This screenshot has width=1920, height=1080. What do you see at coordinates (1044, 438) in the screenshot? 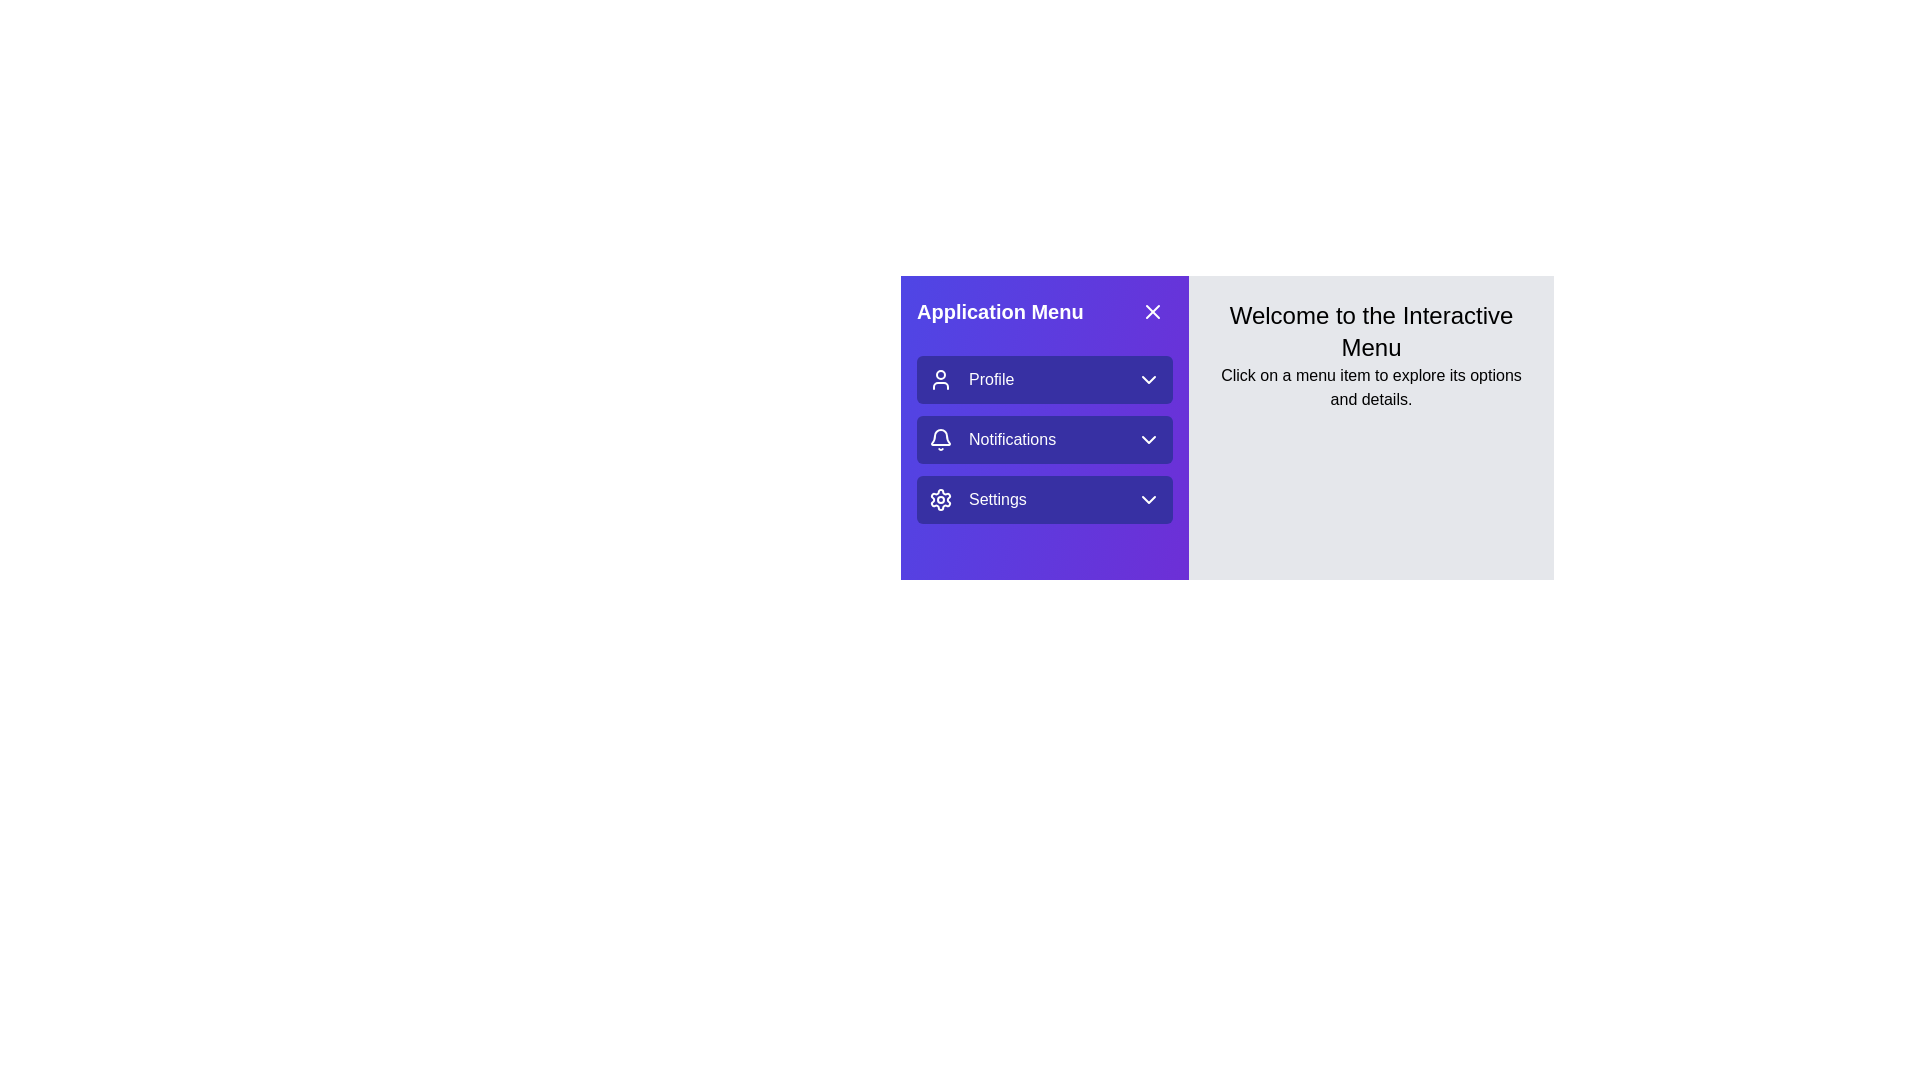
I see `the second menu item under the 'Application Menu'` at bounding box center [1044, 438].